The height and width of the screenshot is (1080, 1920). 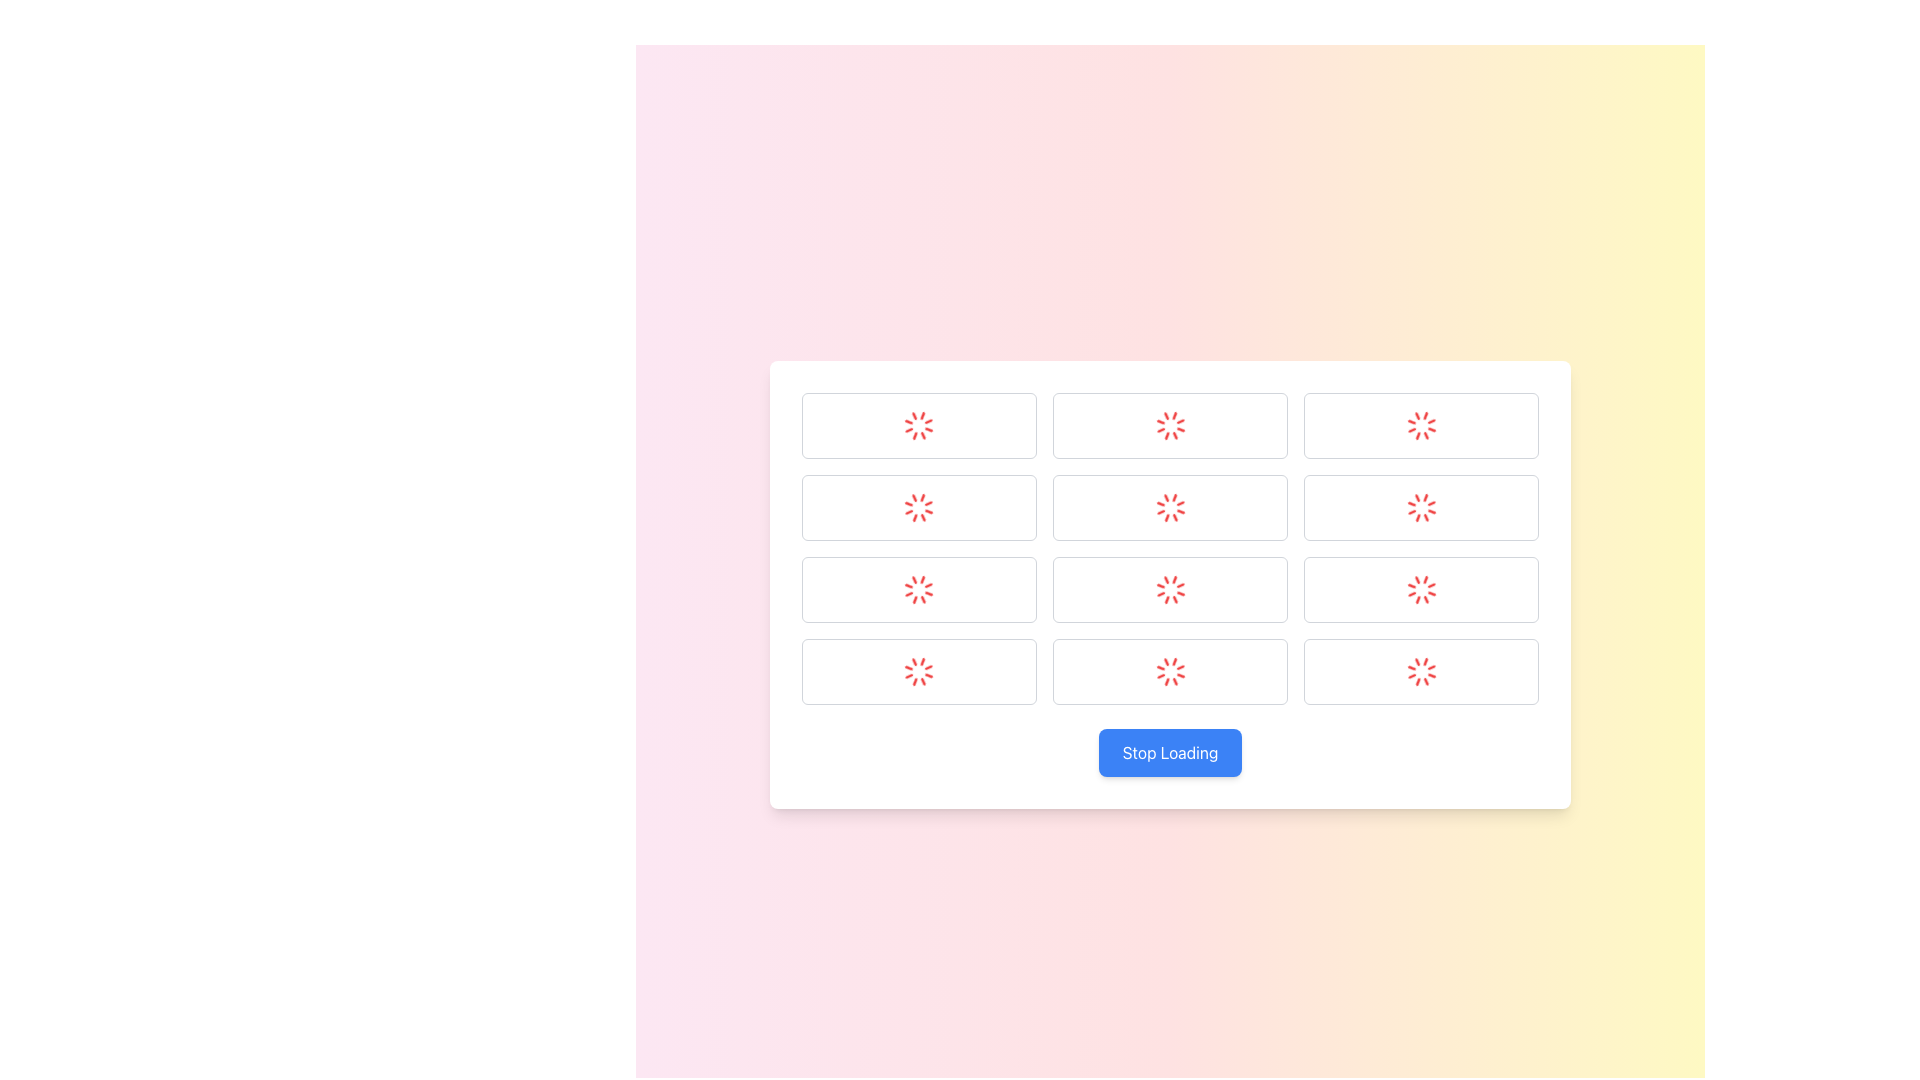 What do you see at coordinates (1170, 671) in the screenshot?
I see `the spinning animation of the red-colored loader icon, which is the ninth item in a grid of spinner icons within a white card` at bounding box center [1170, 671].